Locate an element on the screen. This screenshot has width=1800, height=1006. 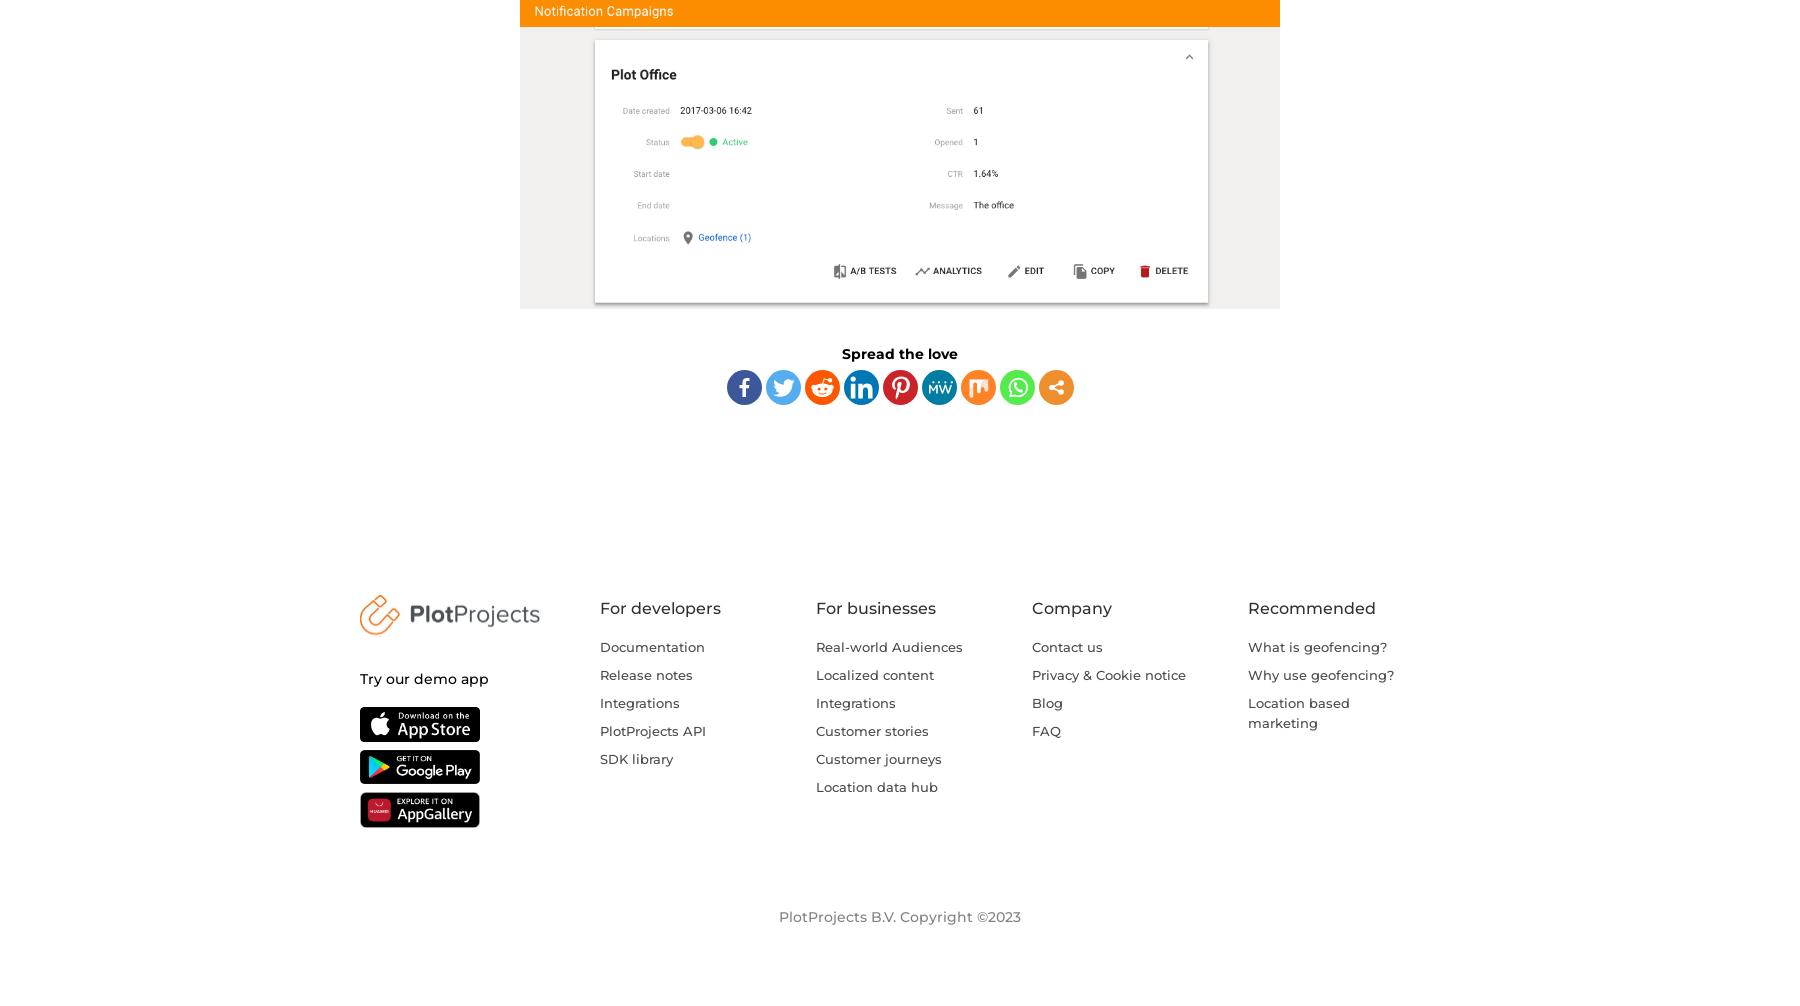
'SDK library' is located at coordinates (636, 757).